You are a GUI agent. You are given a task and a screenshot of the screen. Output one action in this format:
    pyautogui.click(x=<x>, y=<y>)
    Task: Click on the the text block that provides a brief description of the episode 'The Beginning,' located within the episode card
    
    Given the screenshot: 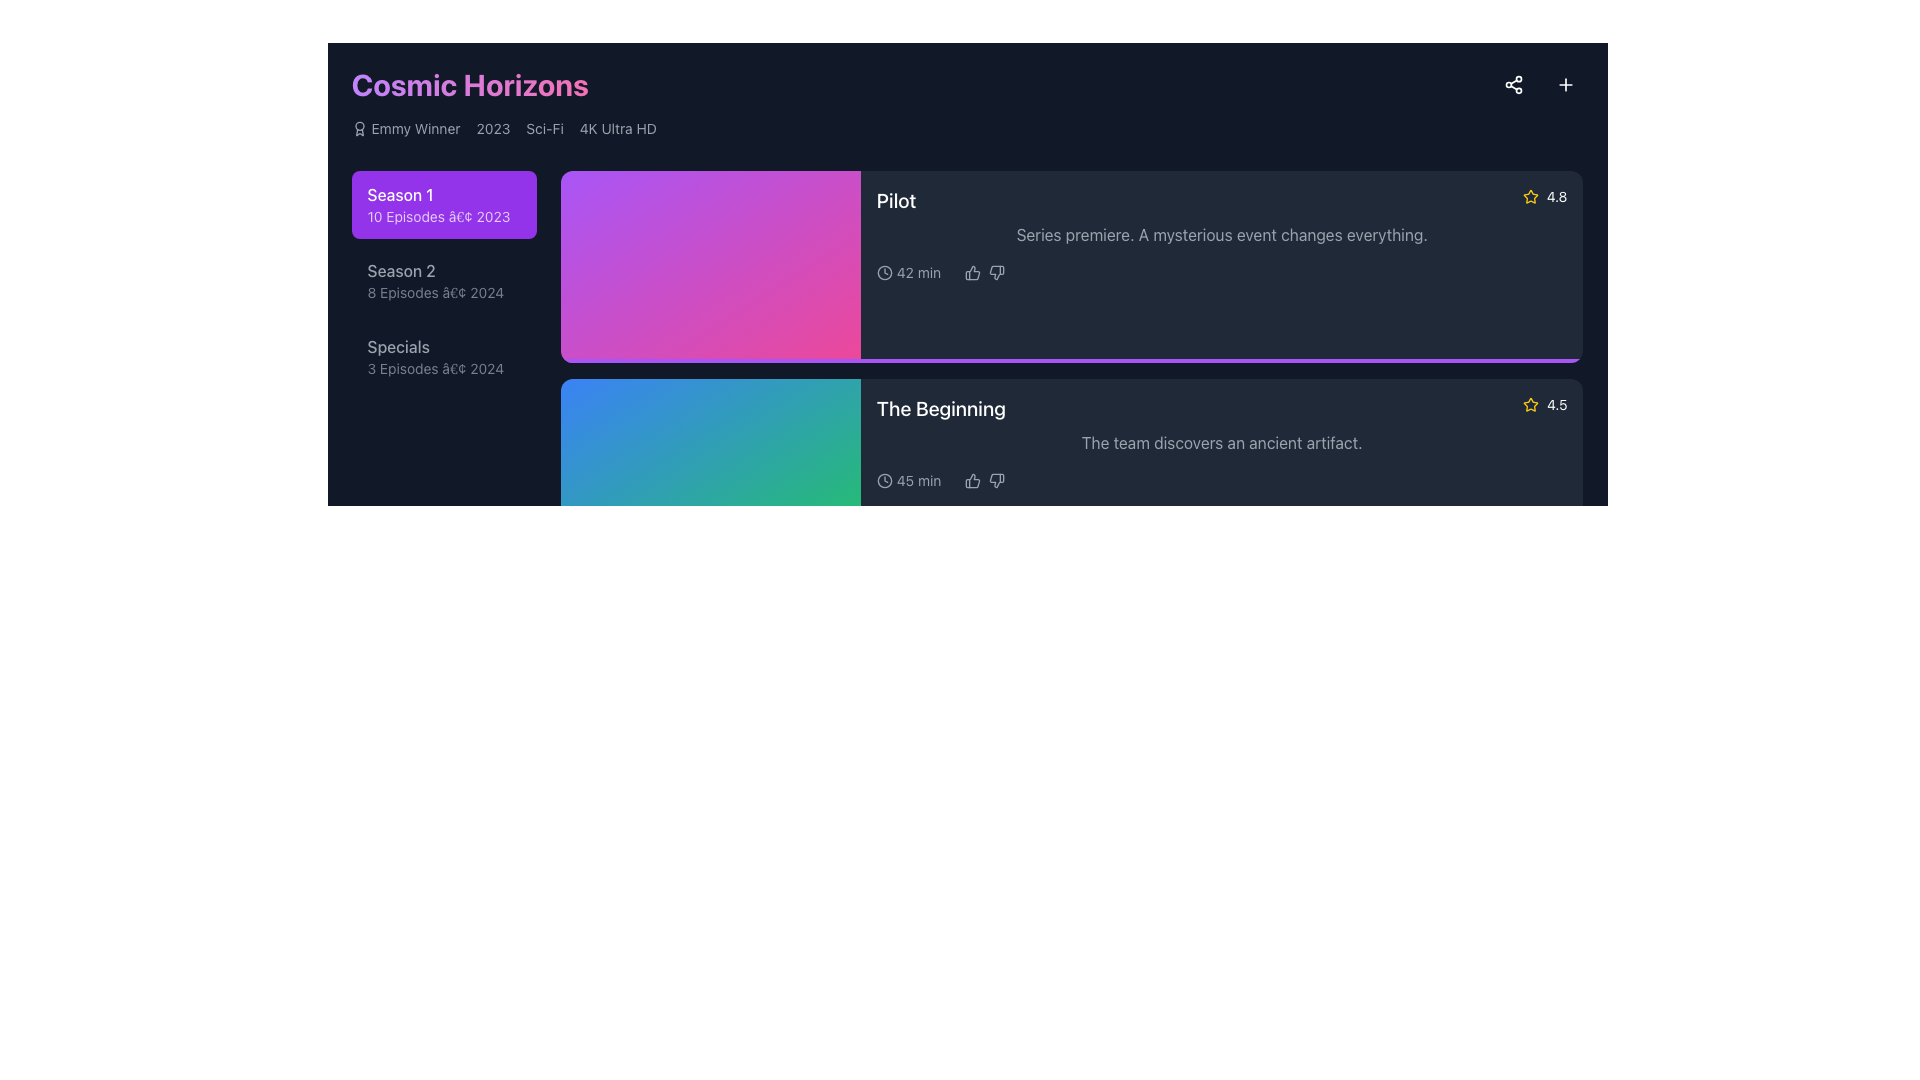 What is the action you would take?
    pyautogui.click(x=1221, y=442)
    